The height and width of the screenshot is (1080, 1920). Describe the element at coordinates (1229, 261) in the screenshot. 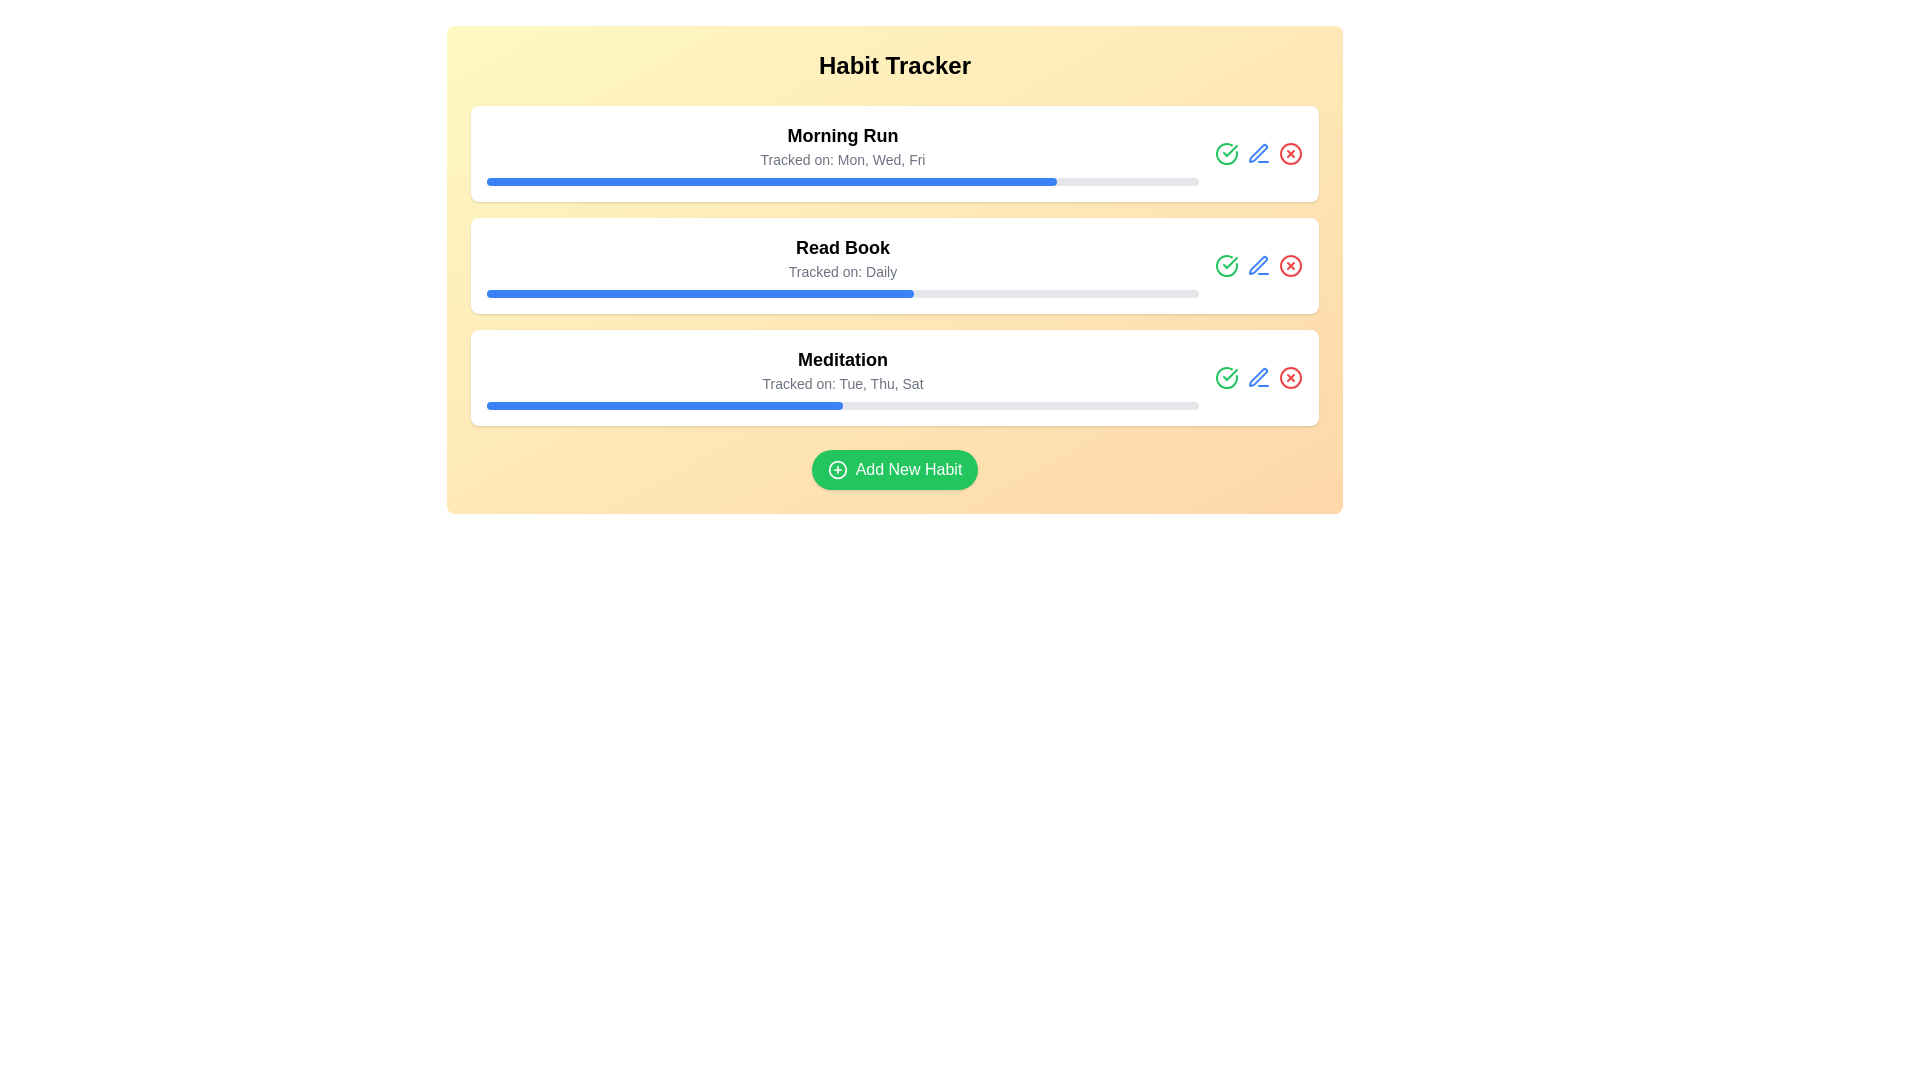

I see `the green checkmark icon located on the far-right side of the second row labeled 'Read Book'` at that location.